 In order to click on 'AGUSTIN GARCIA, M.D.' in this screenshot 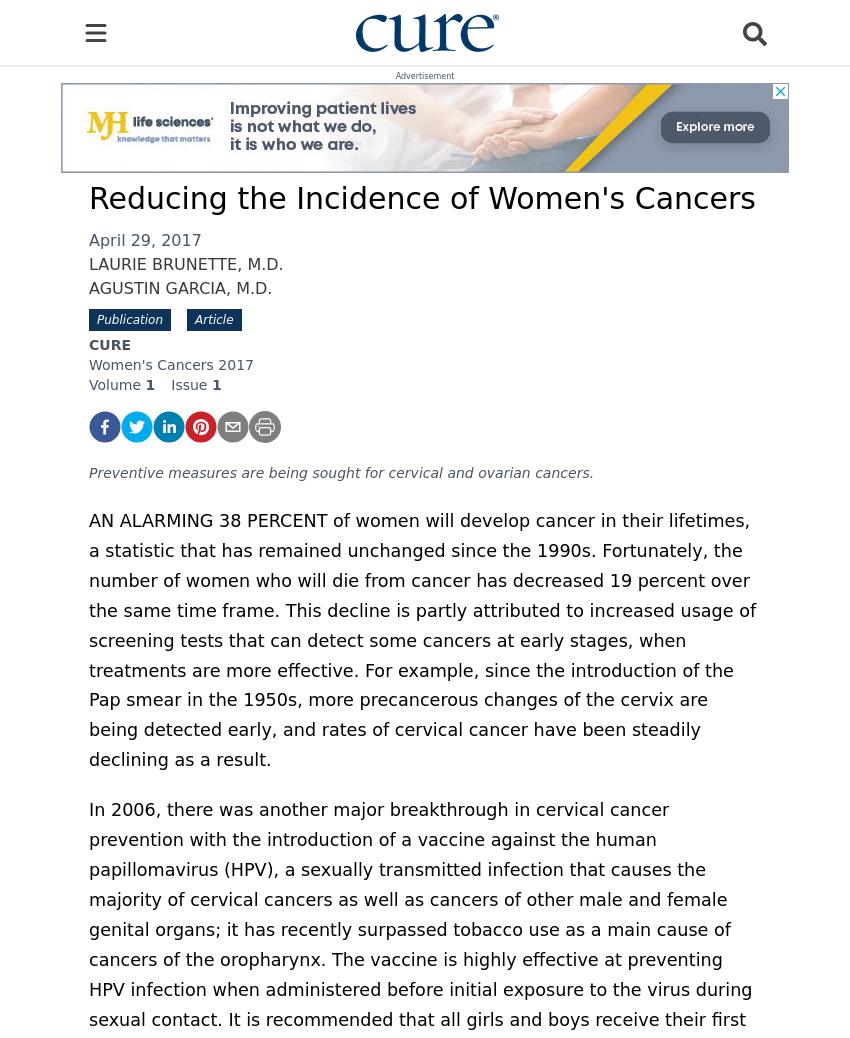, I will do `click(179, 288)`.